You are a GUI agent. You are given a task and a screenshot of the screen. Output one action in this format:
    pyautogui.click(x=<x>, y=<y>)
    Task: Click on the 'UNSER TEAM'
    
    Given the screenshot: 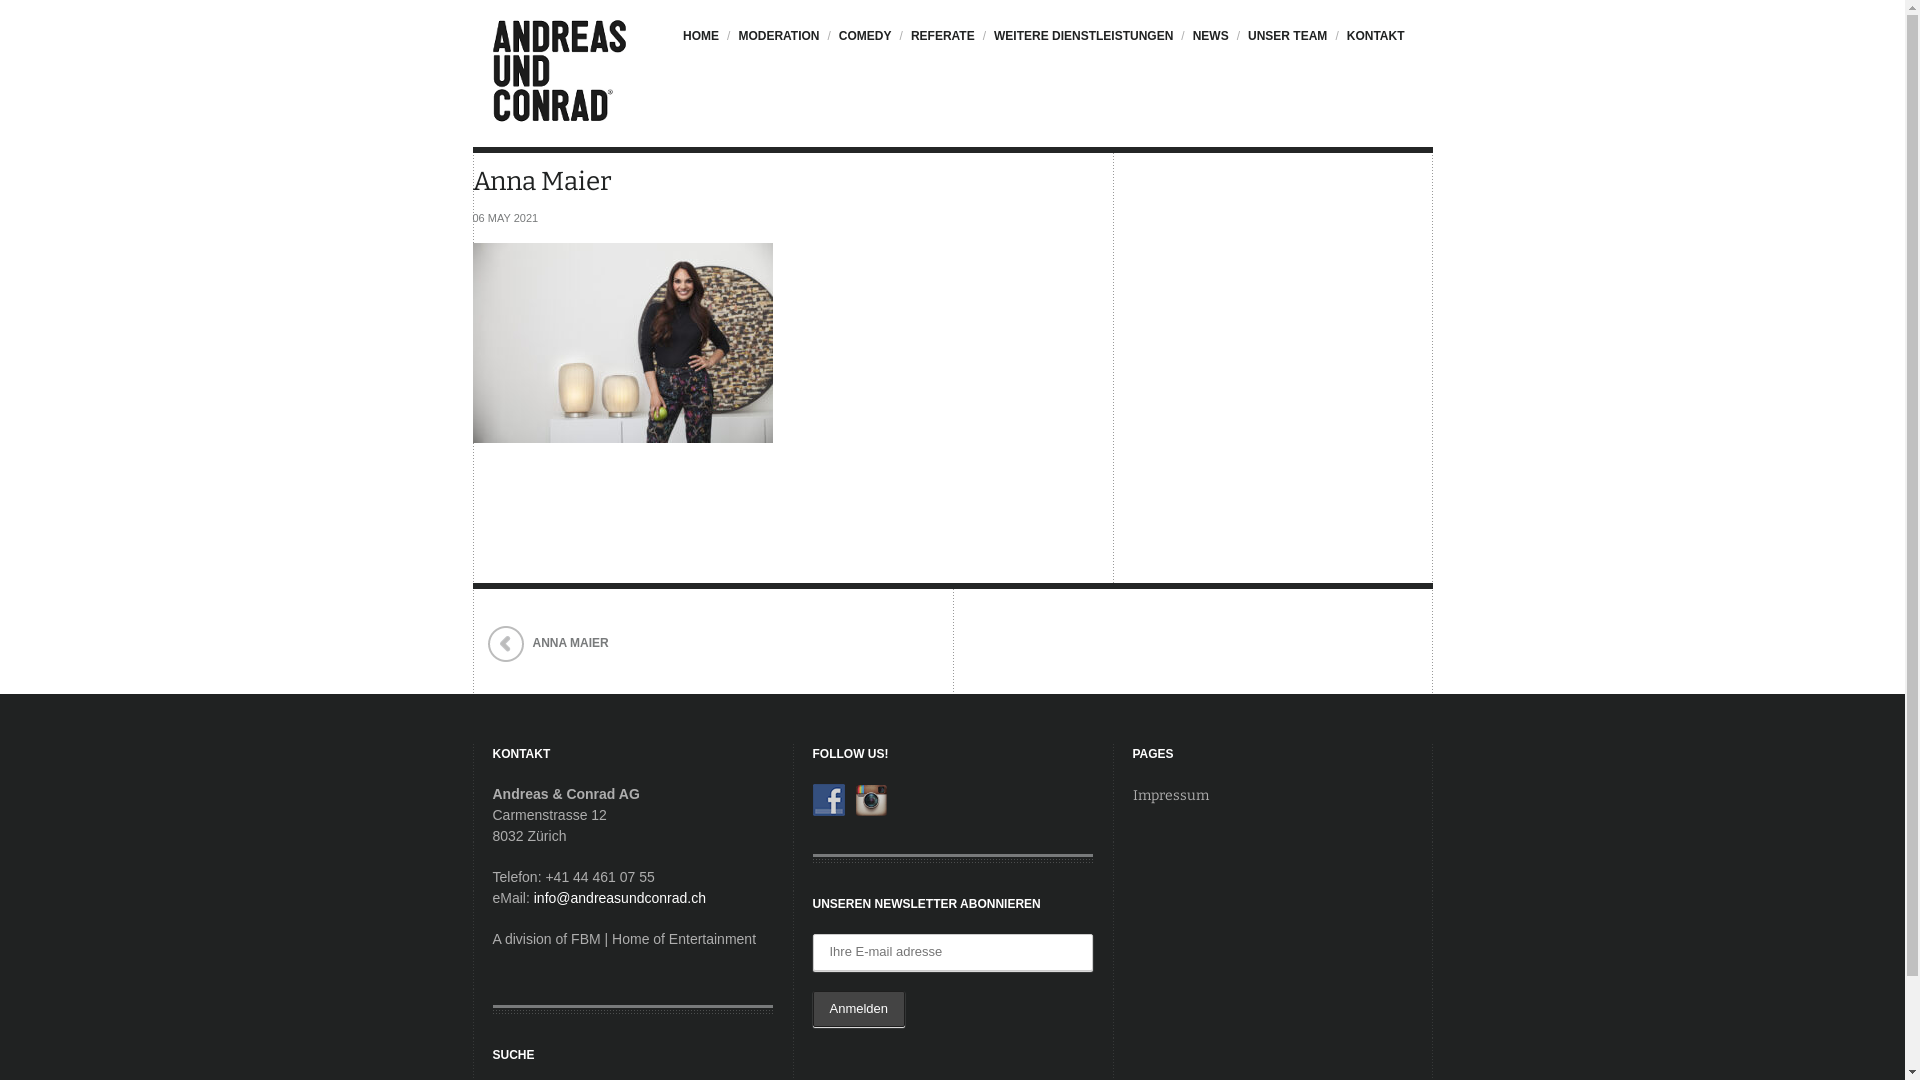 What is the action you would take?
    pyautogui.click(x=1286, y=45)
    